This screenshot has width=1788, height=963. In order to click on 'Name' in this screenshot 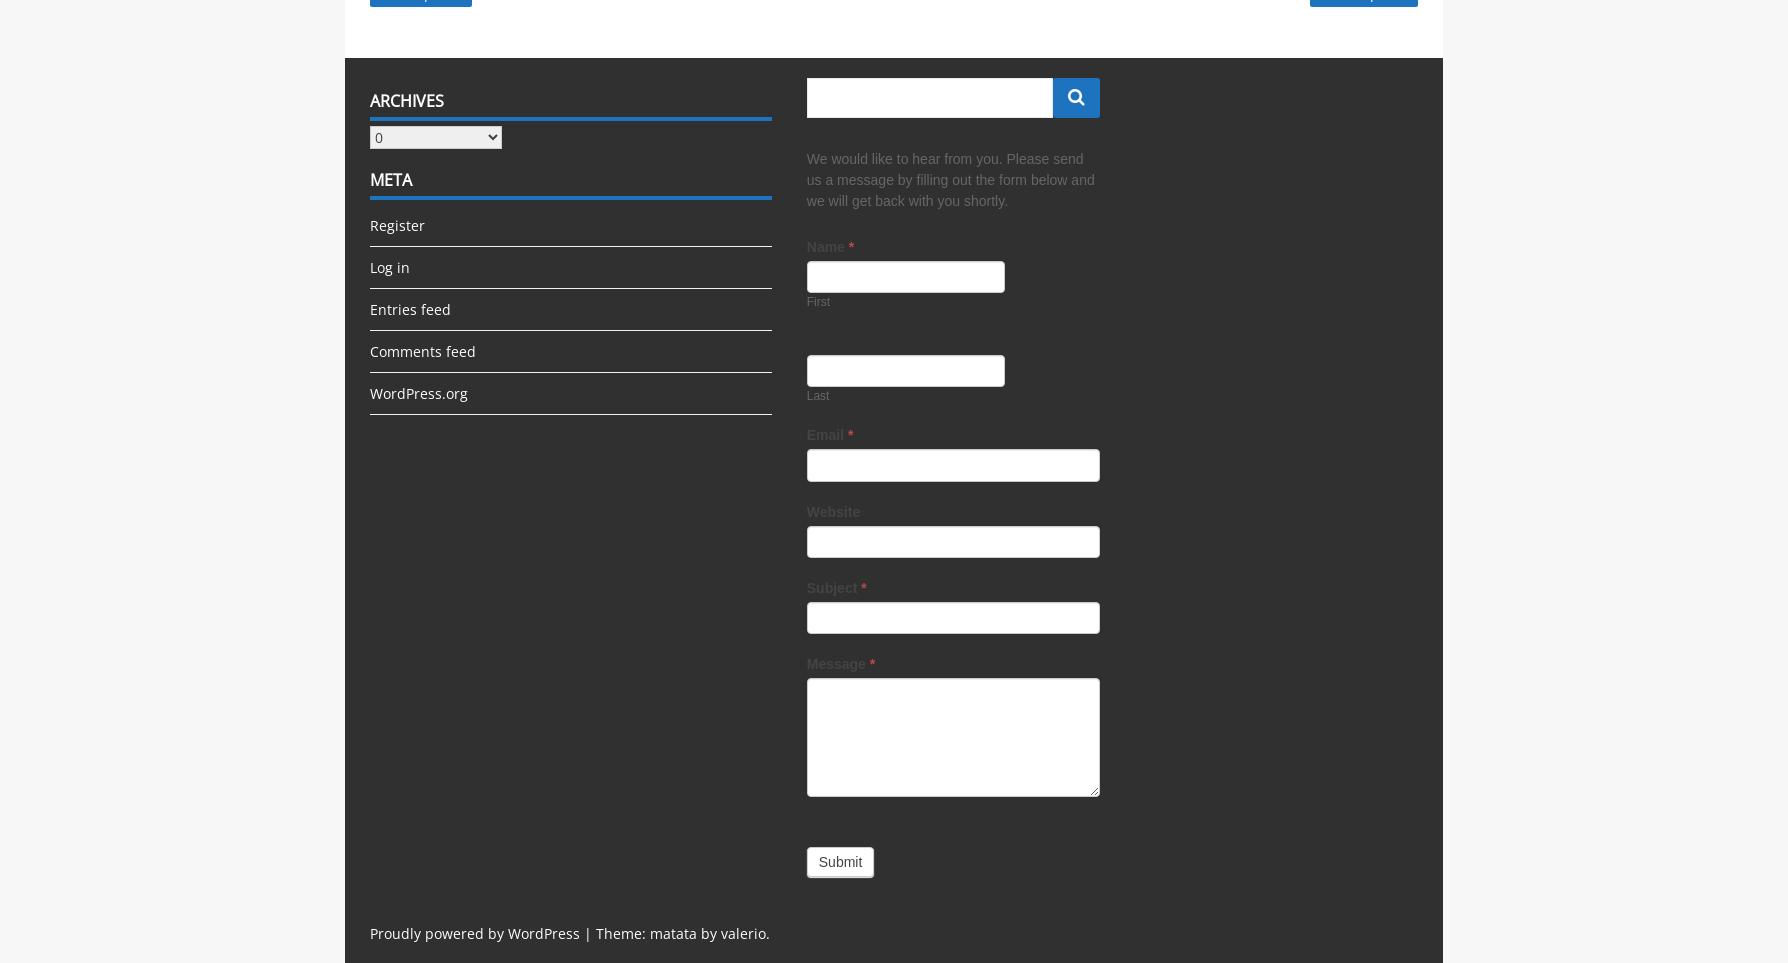, I will do `click(825, 247)`.